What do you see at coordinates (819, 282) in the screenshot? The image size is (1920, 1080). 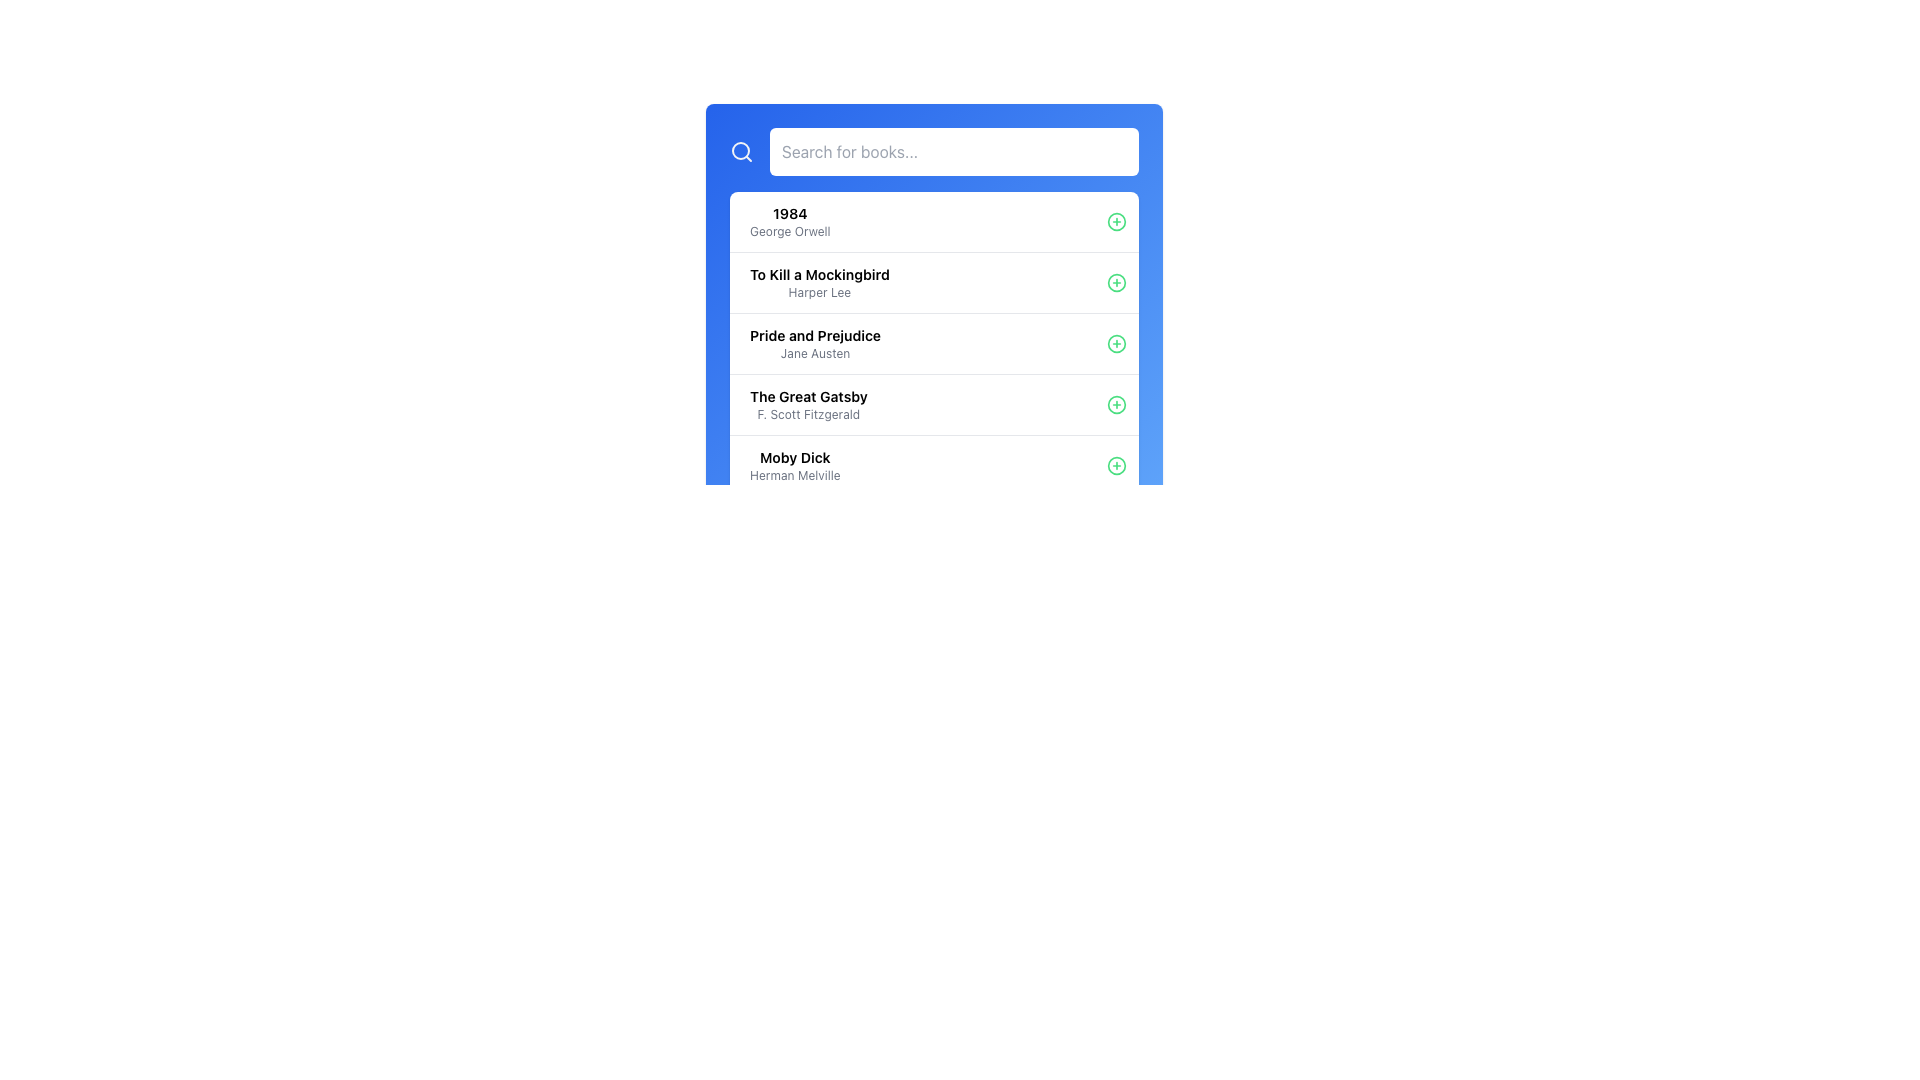 I see `the text display element showing 'To Kill a Mockingbird' by 'Harper Lee', which is the second item in a vertical list` at bounding box center [819, 282].